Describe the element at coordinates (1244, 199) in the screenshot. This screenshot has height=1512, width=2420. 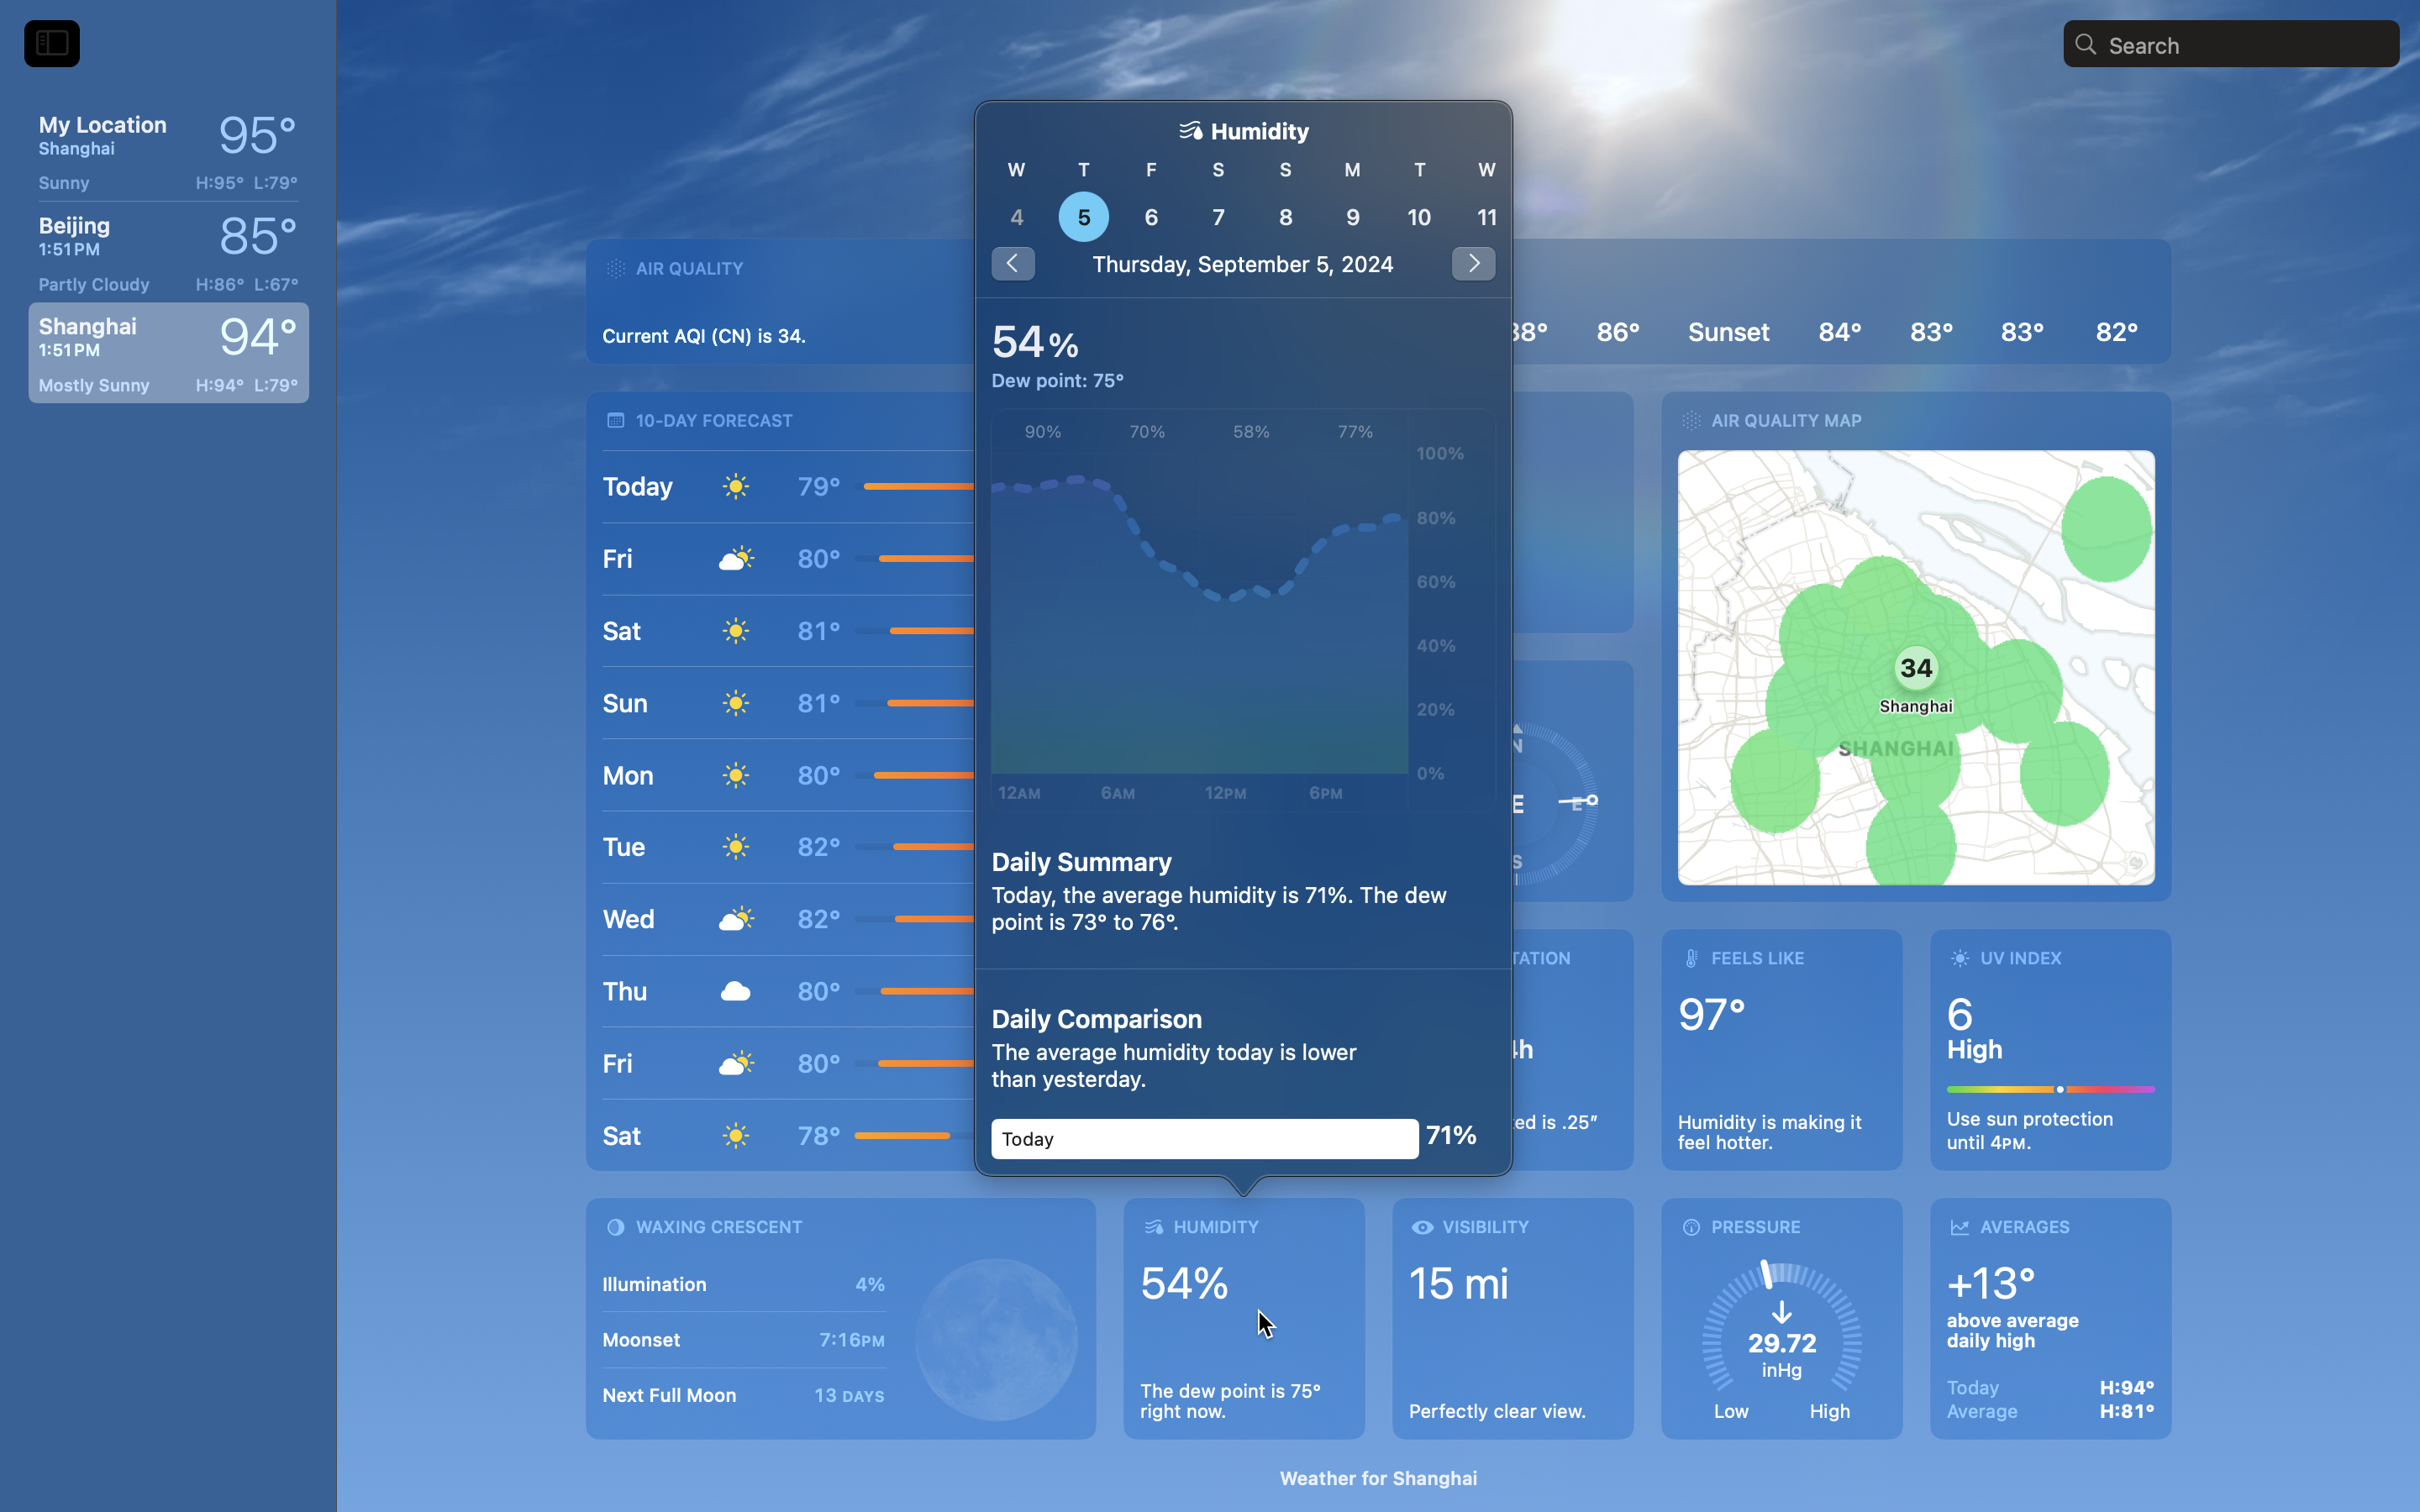
I see `'nan'` at that location.